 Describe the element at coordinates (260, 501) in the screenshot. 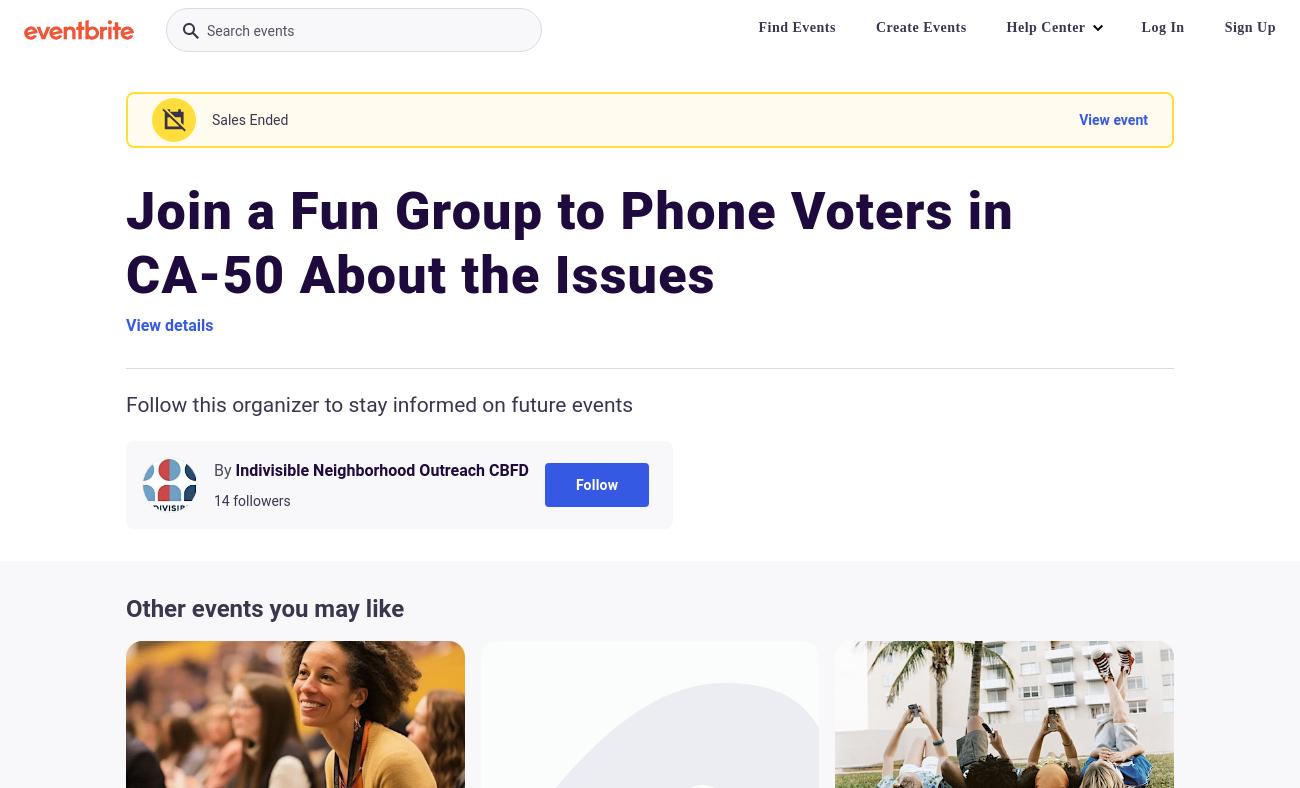

I see `'followers'` at that location.